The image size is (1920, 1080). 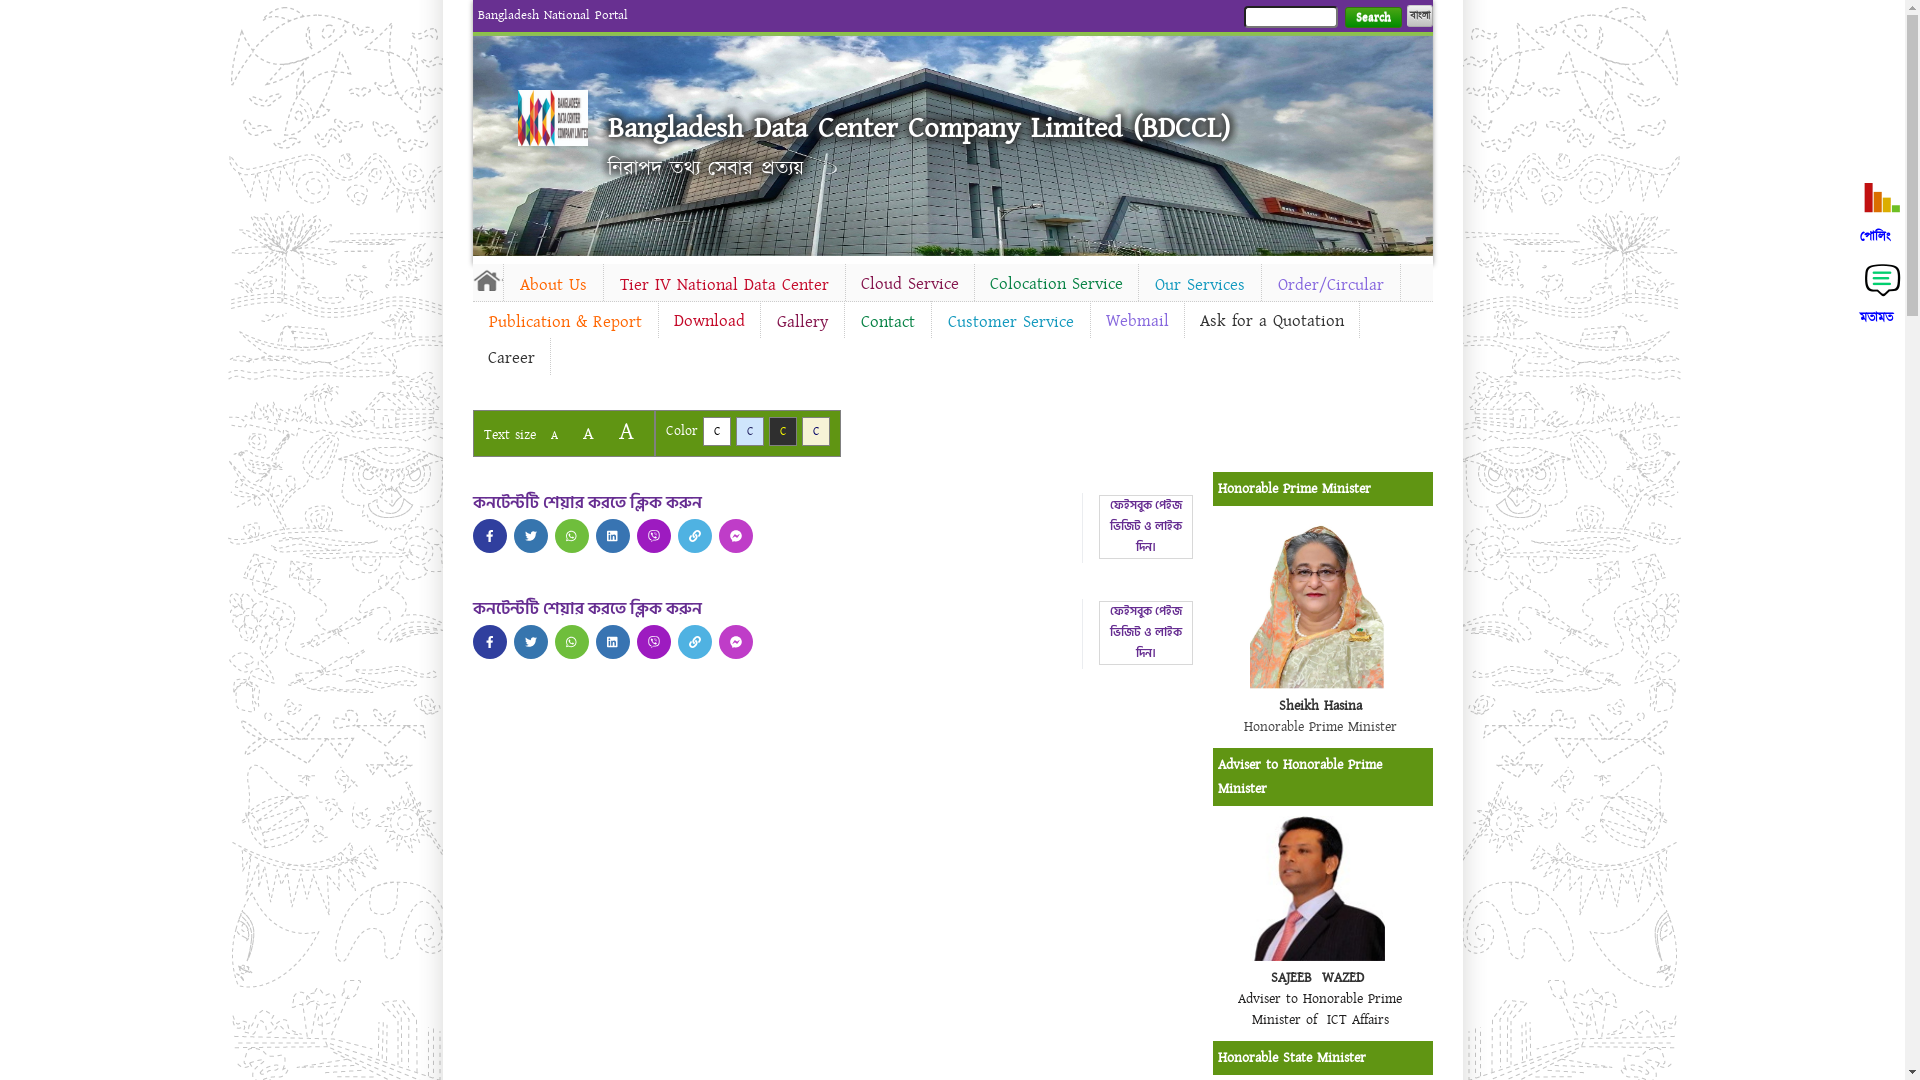 I want to click on 'Cloud Service', so click(x=909, y=284).